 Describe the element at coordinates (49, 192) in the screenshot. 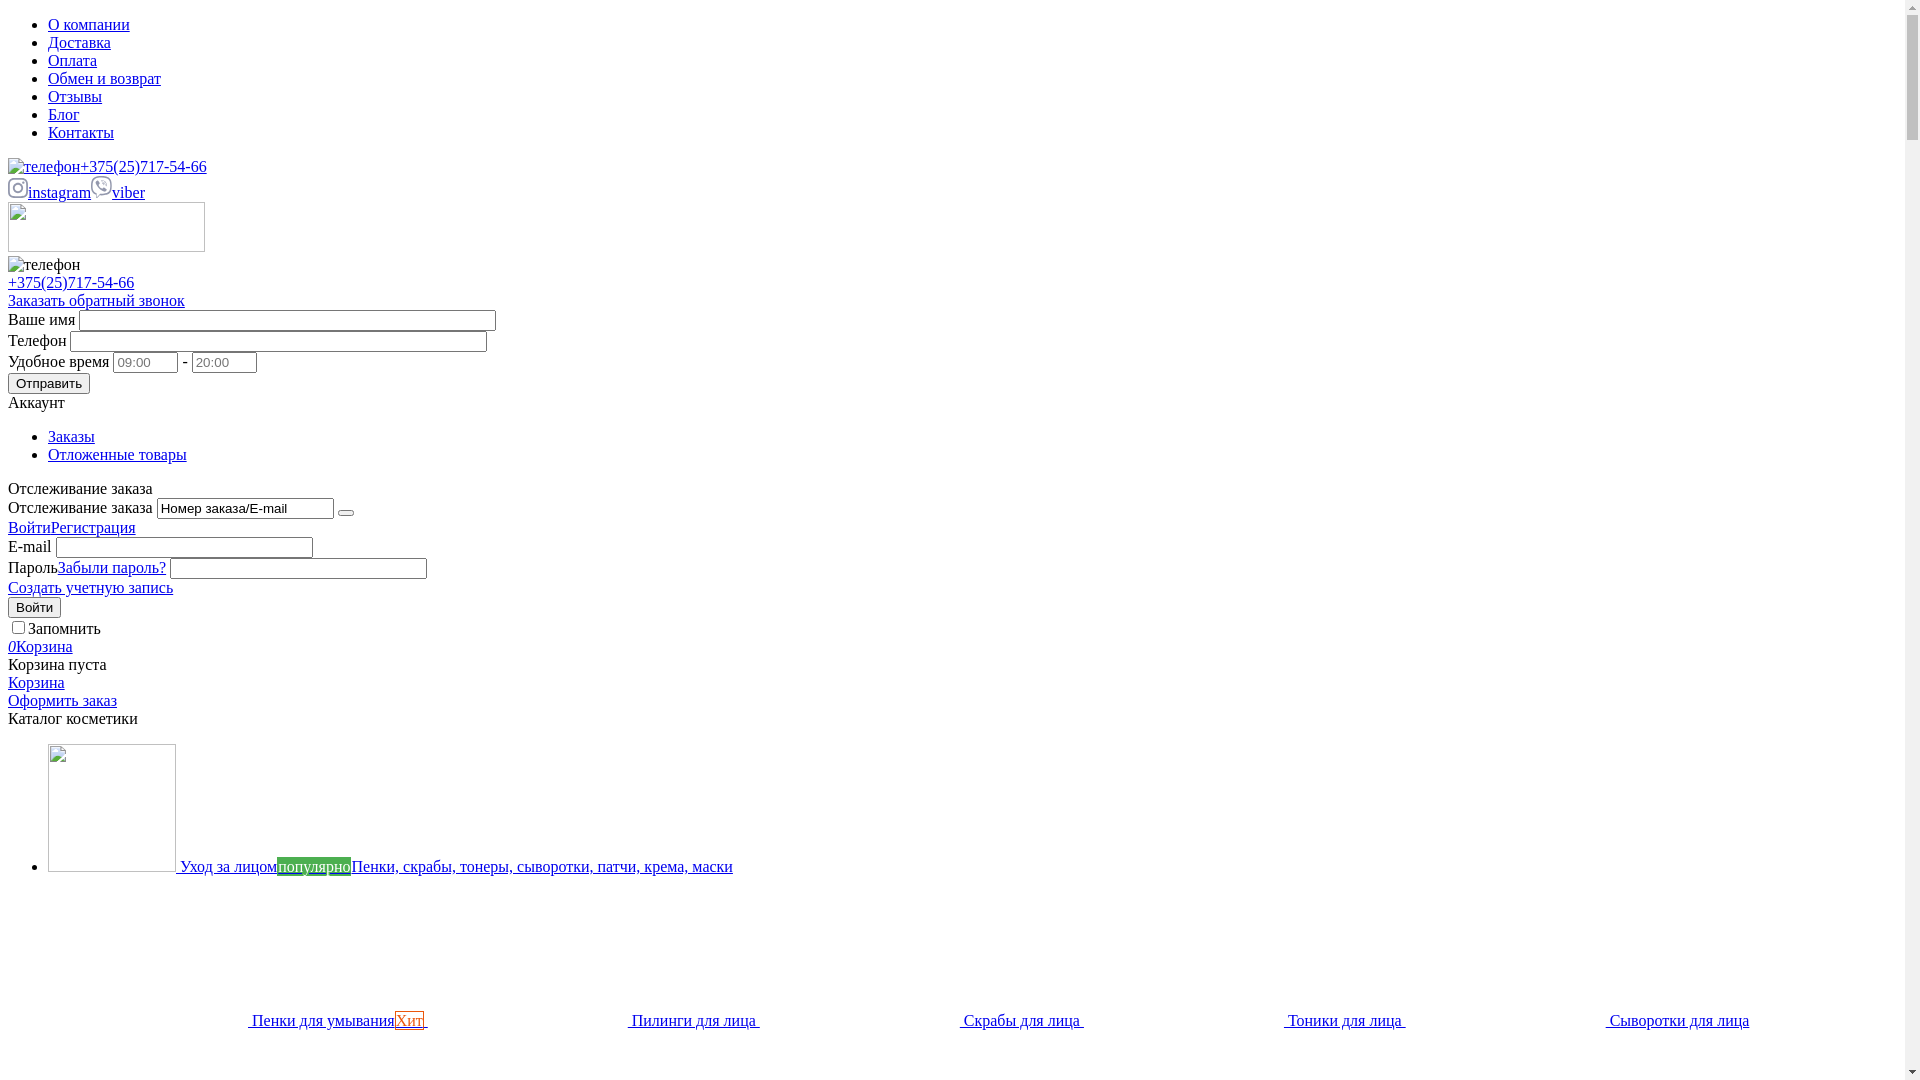

I see `'instagram'` at that location.